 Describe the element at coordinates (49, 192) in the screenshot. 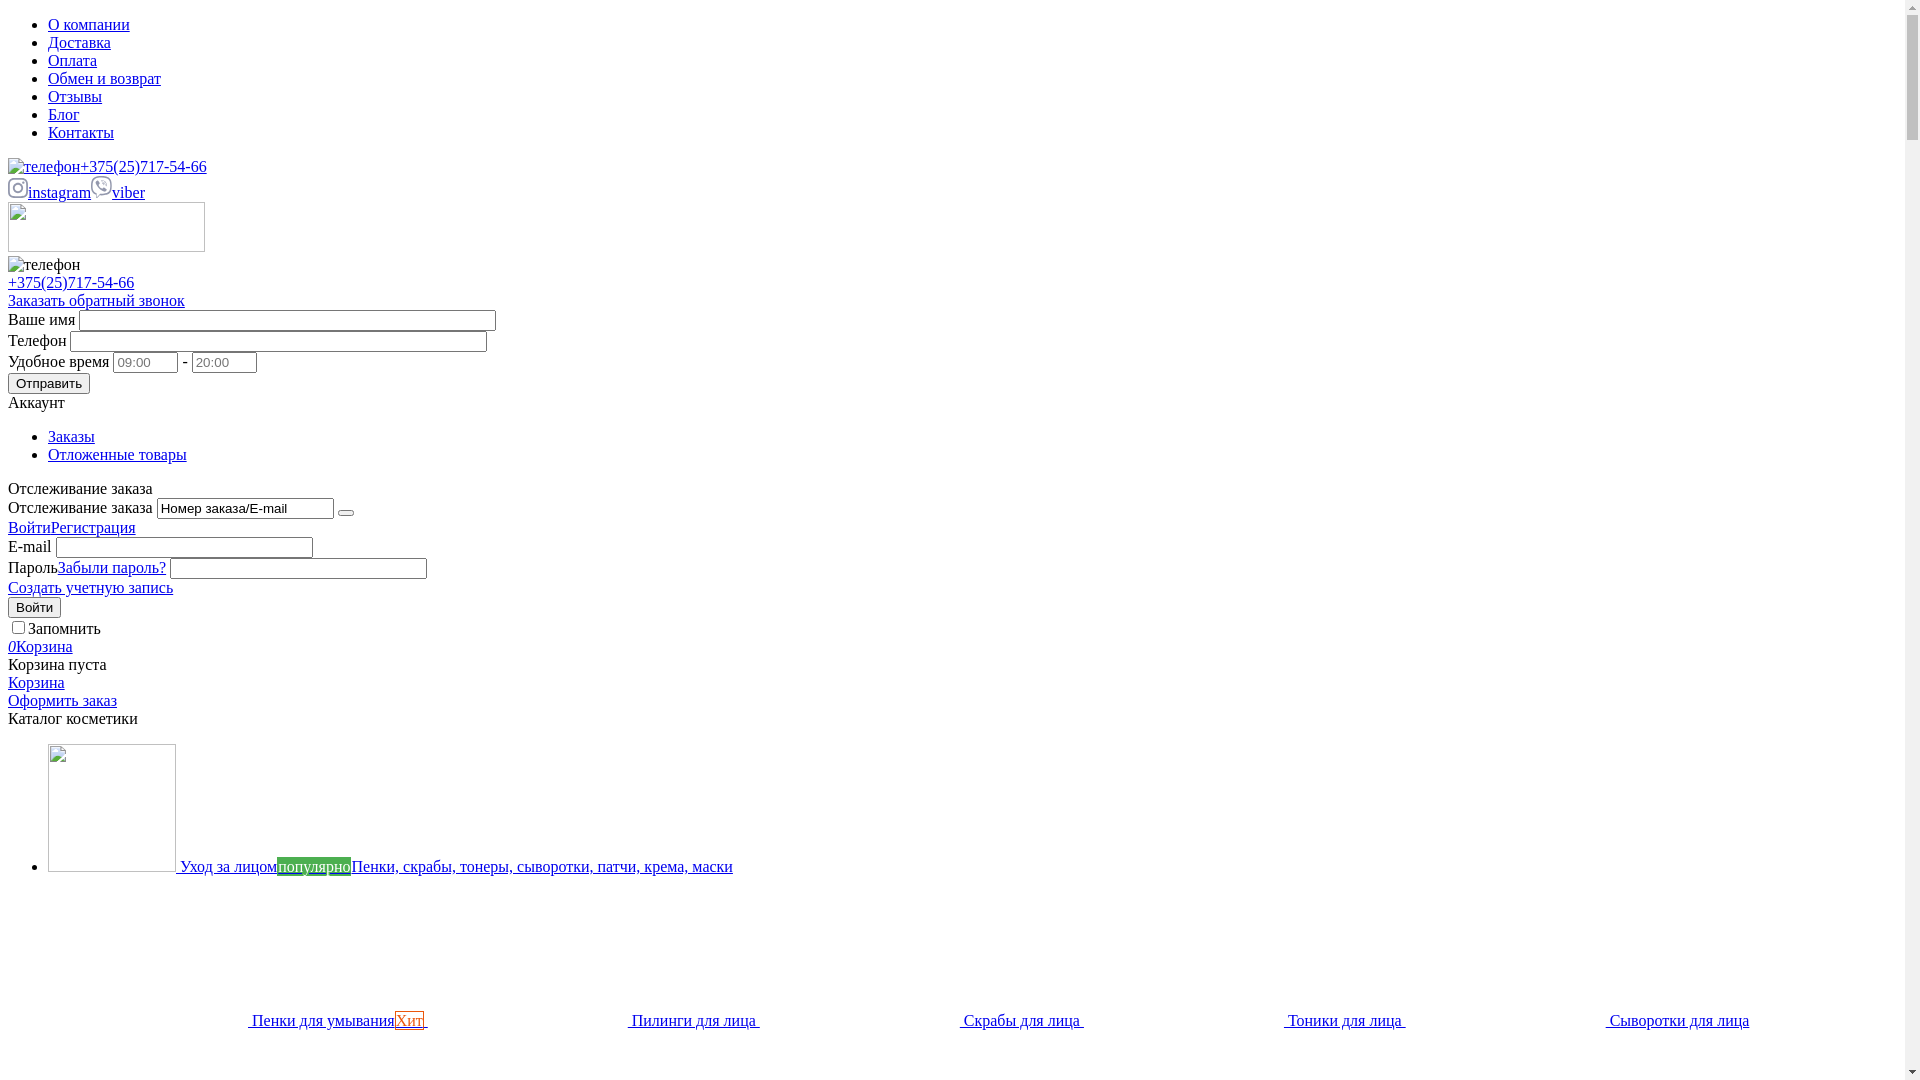

I see `'instagram'` at that location.